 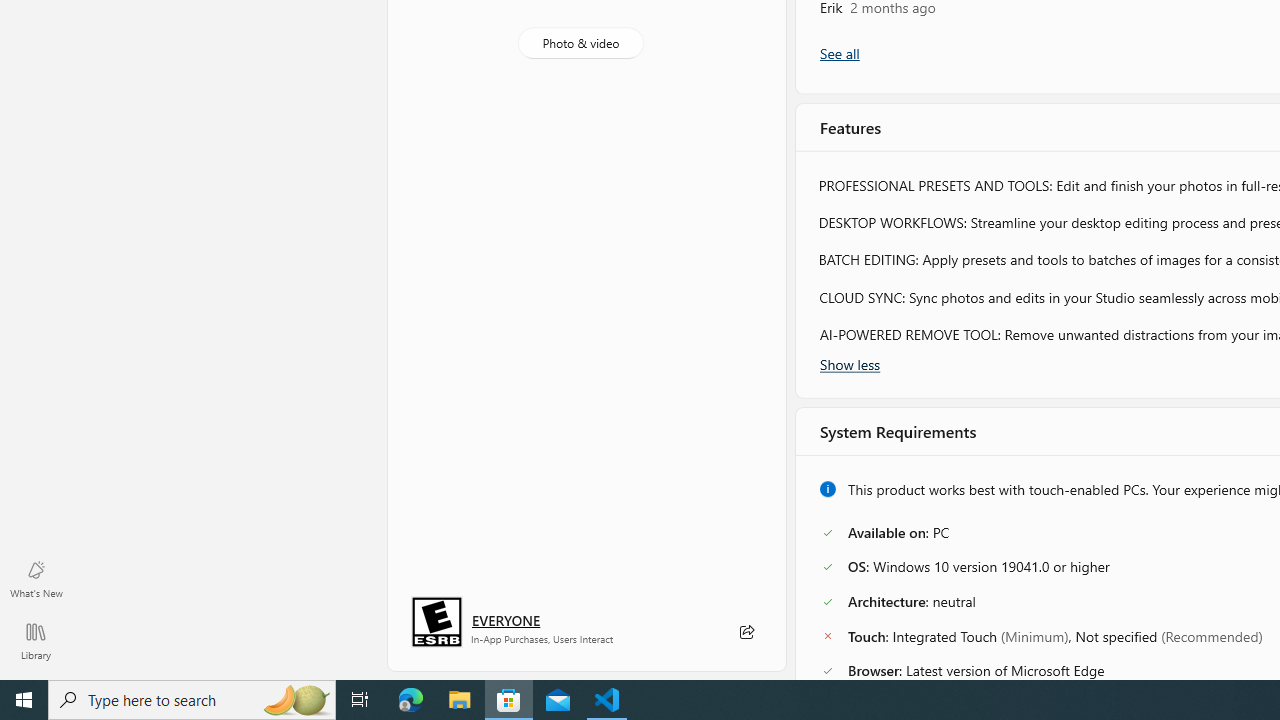 I want to click on 'Show less', so click(x=850, y=363).